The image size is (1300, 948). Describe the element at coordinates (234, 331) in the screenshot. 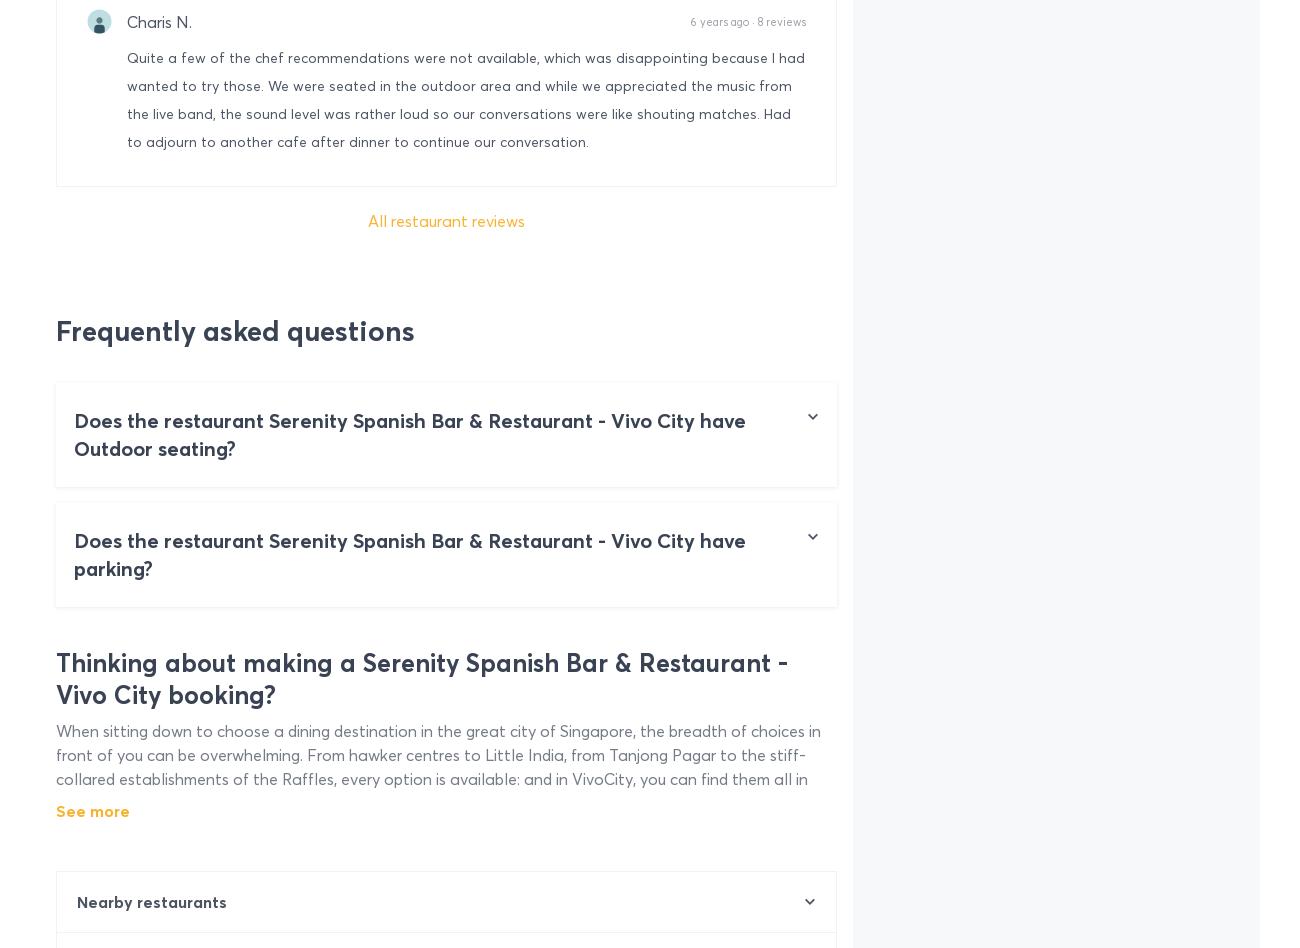

I see `'Frequently asked questions'` at that location.